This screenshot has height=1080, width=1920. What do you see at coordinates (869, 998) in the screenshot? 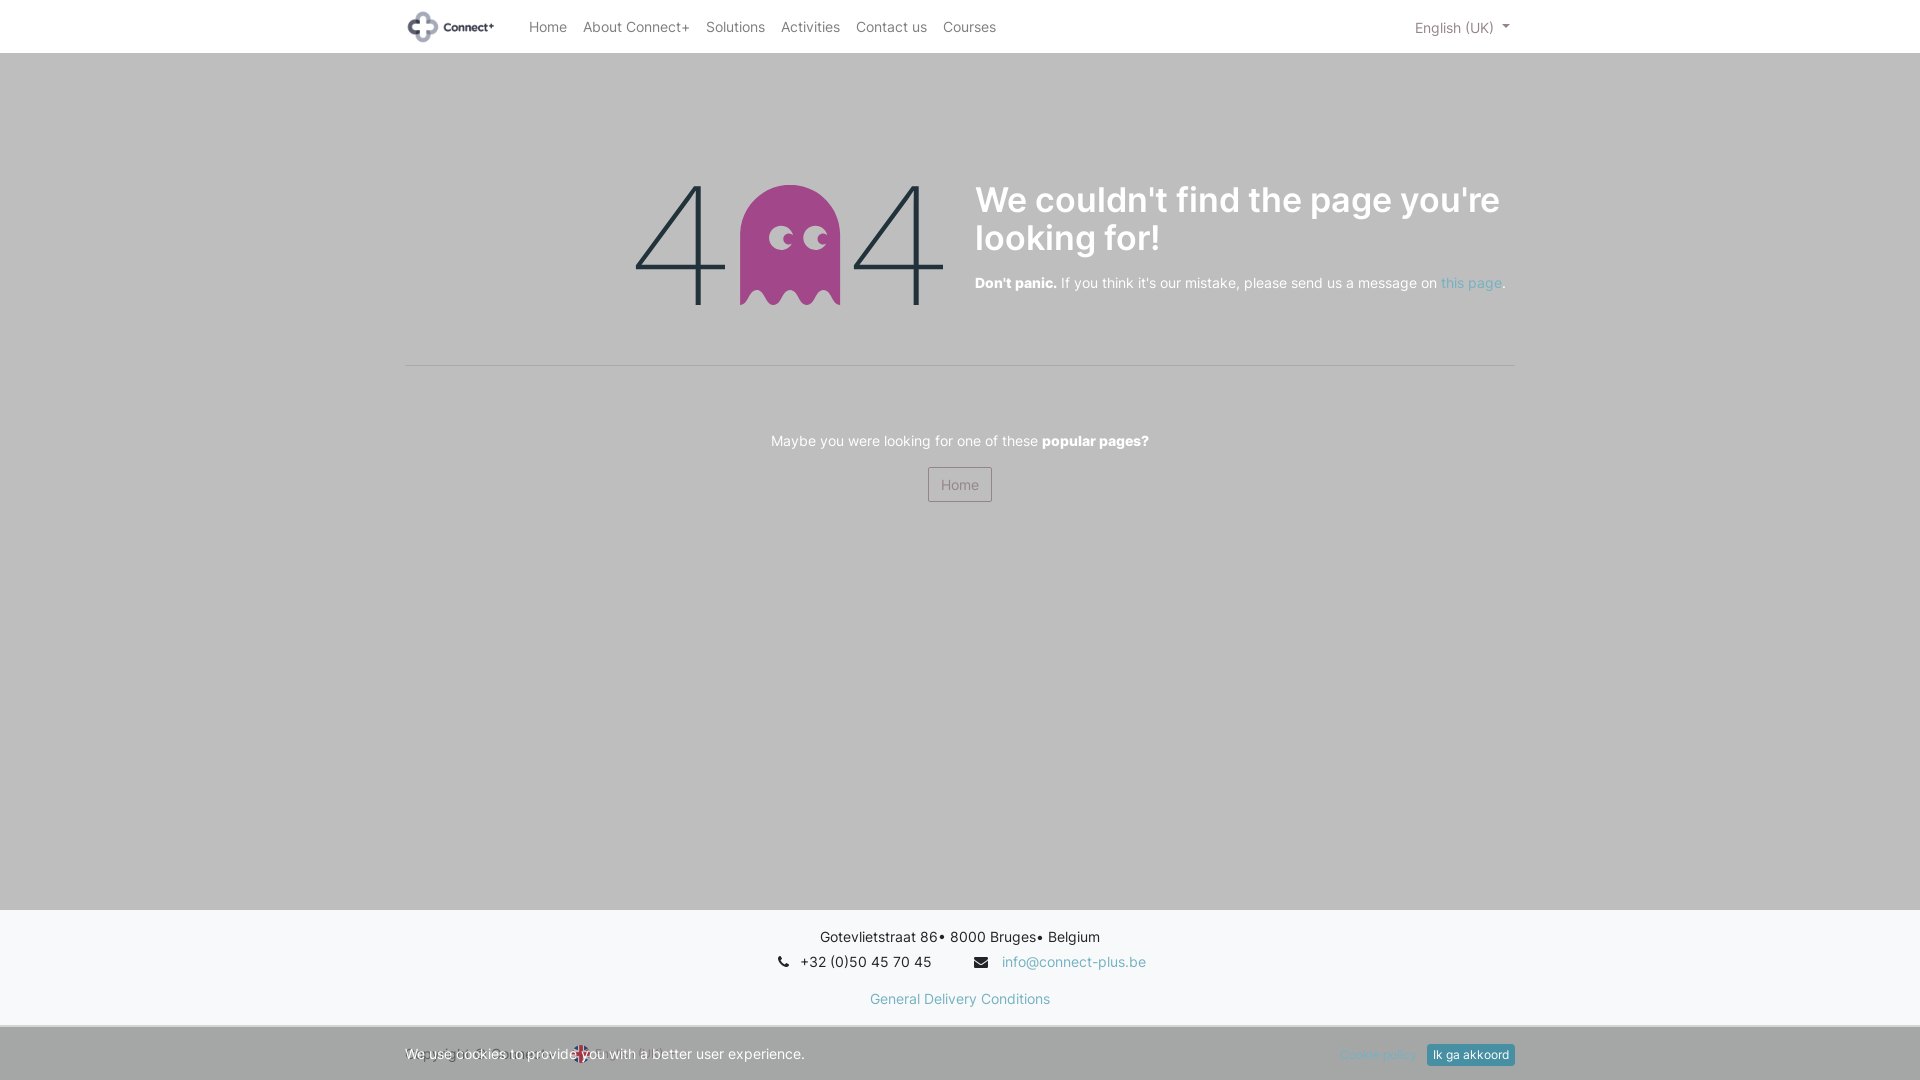
I see `'General Delivery Conditions'` at bounding box center [869, 998].